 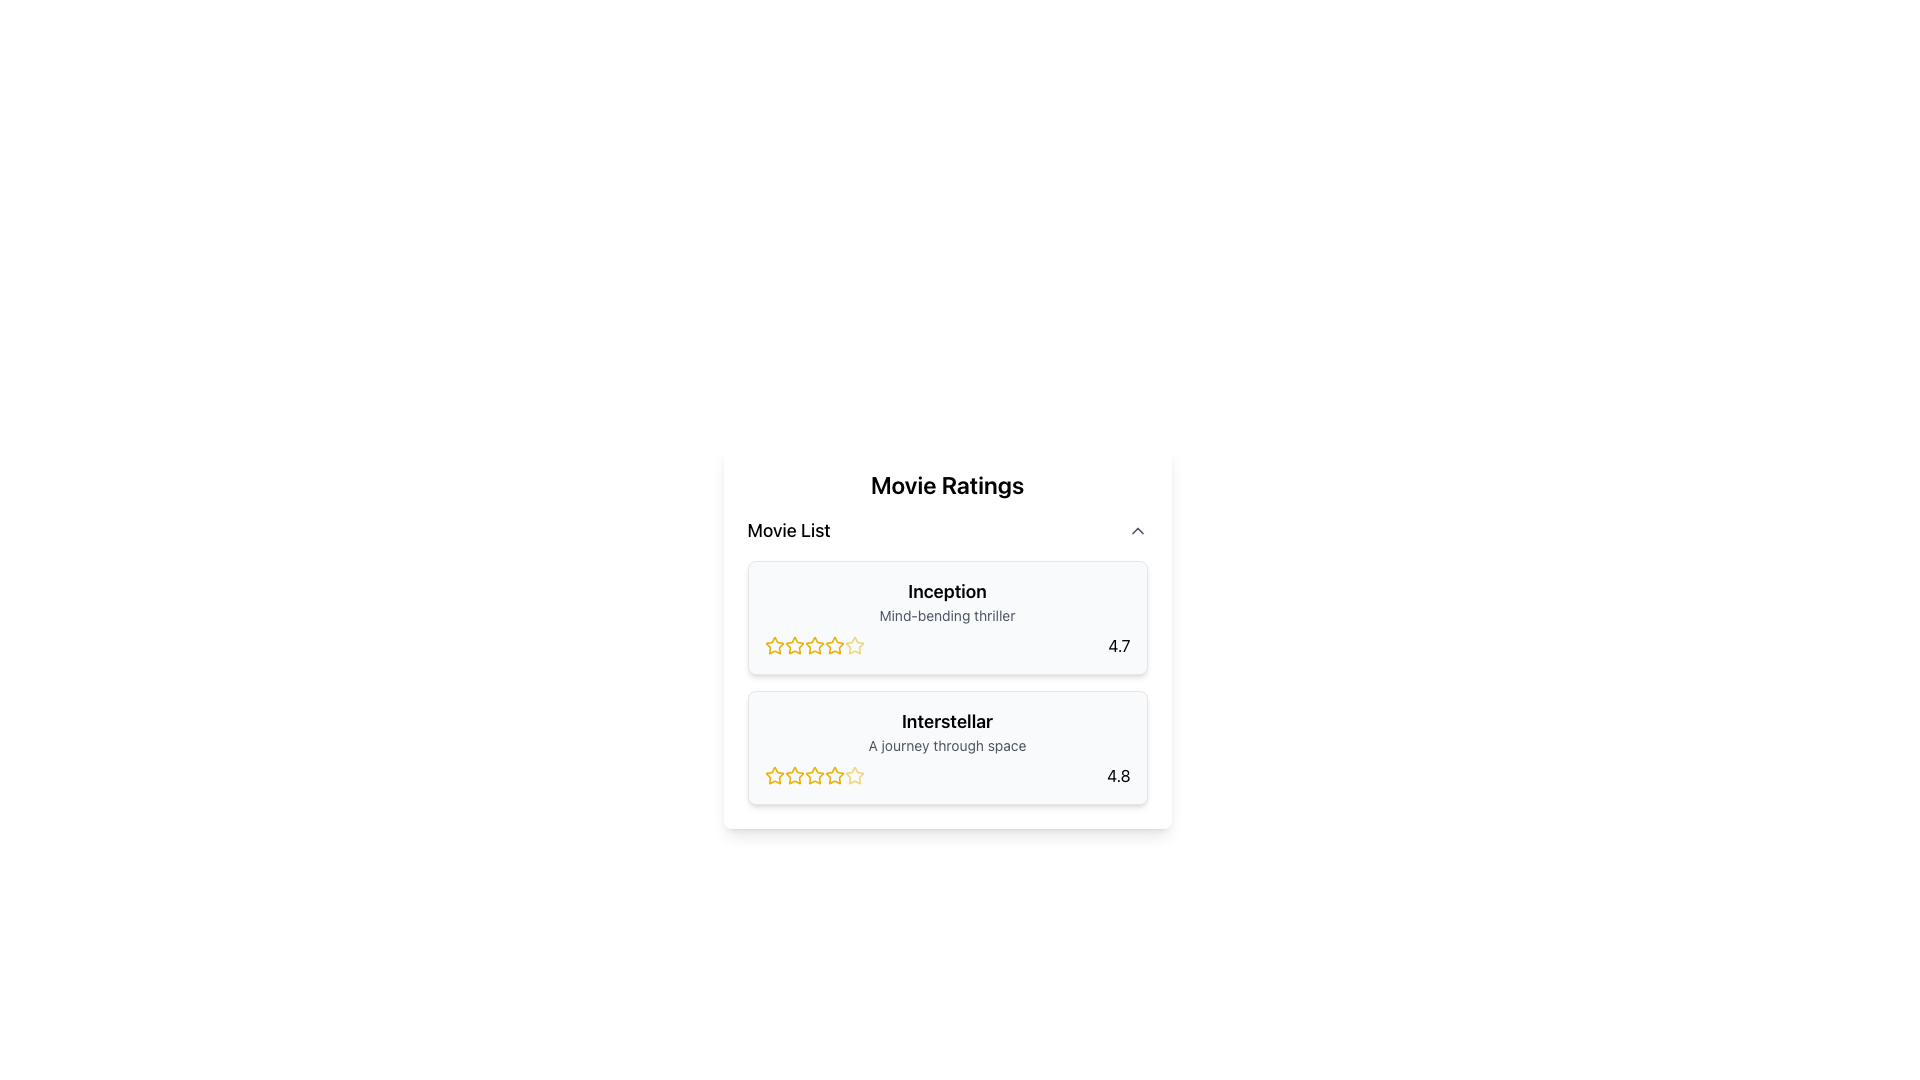 What do you see at coordinates (946, 721) in the screenshot?
I see `the text element 'Interstellar', which is prominently styled in bold and larger font, located at the top of the movie information card` at bounding box center [946, 721].